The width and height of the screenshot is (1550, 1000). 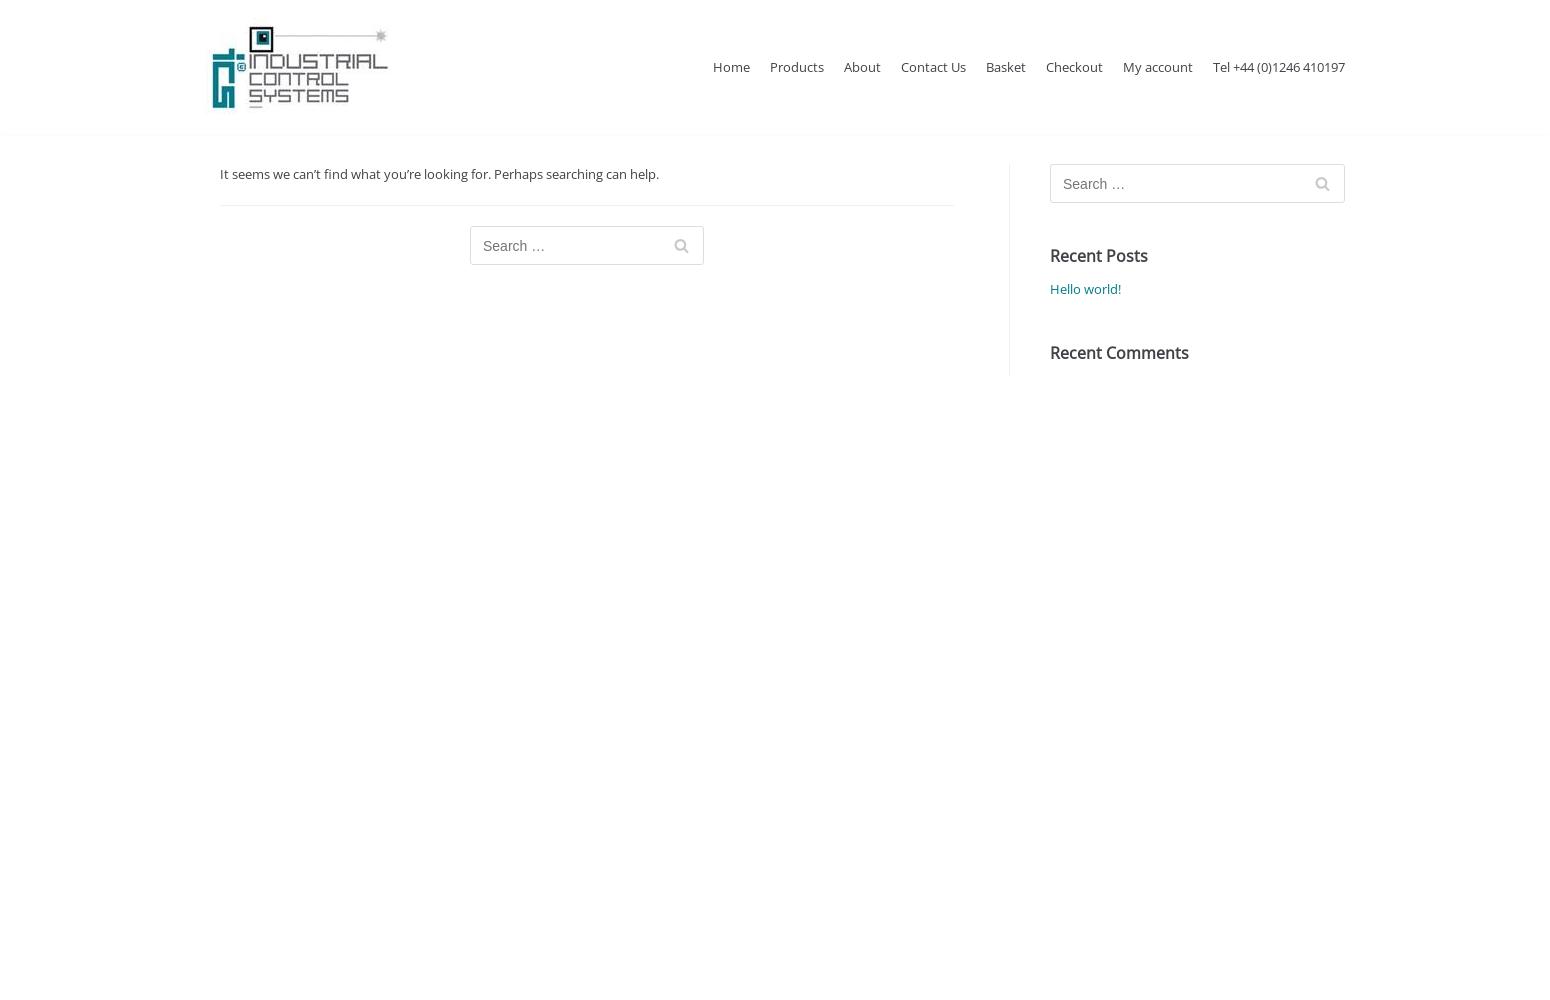 I want to click on 'Recent Comments', so click(x=1118, y=352).